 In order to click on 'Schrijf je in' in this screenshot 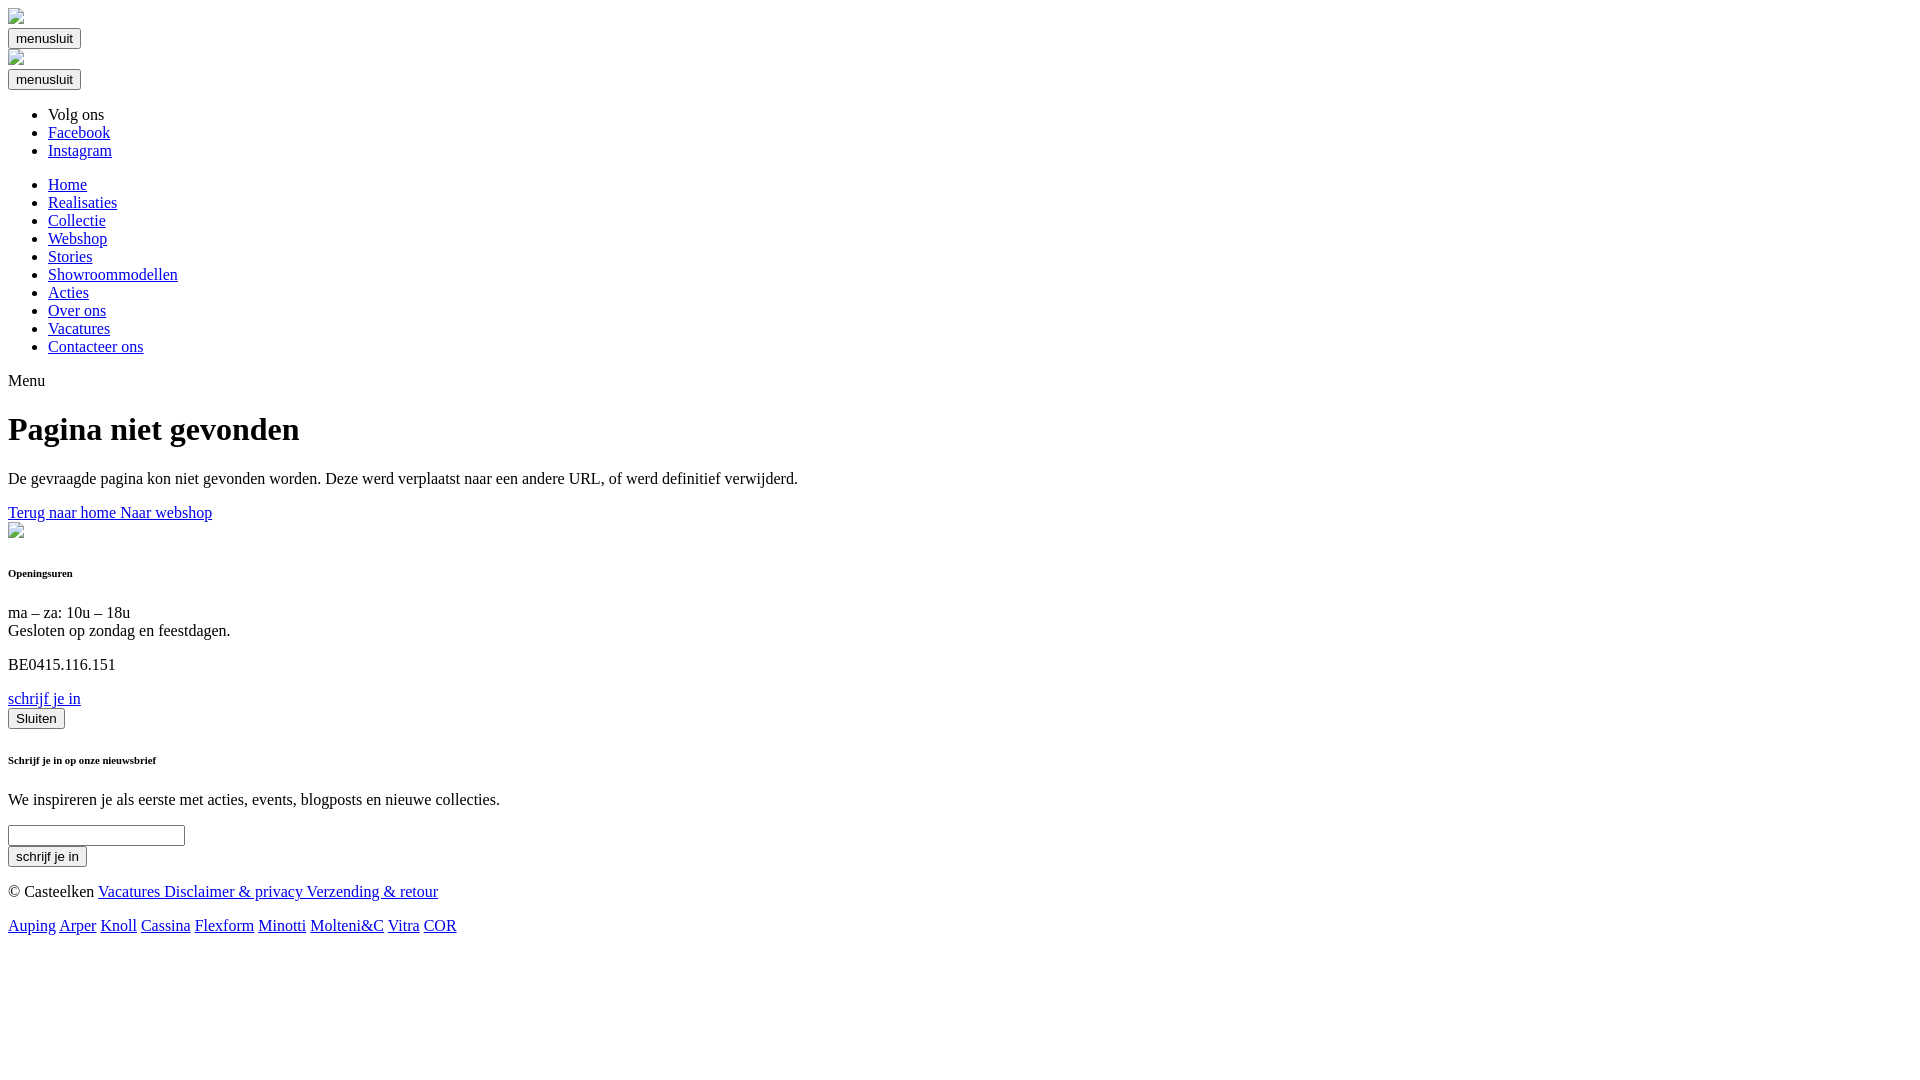, I will do `click(47, 855)`.